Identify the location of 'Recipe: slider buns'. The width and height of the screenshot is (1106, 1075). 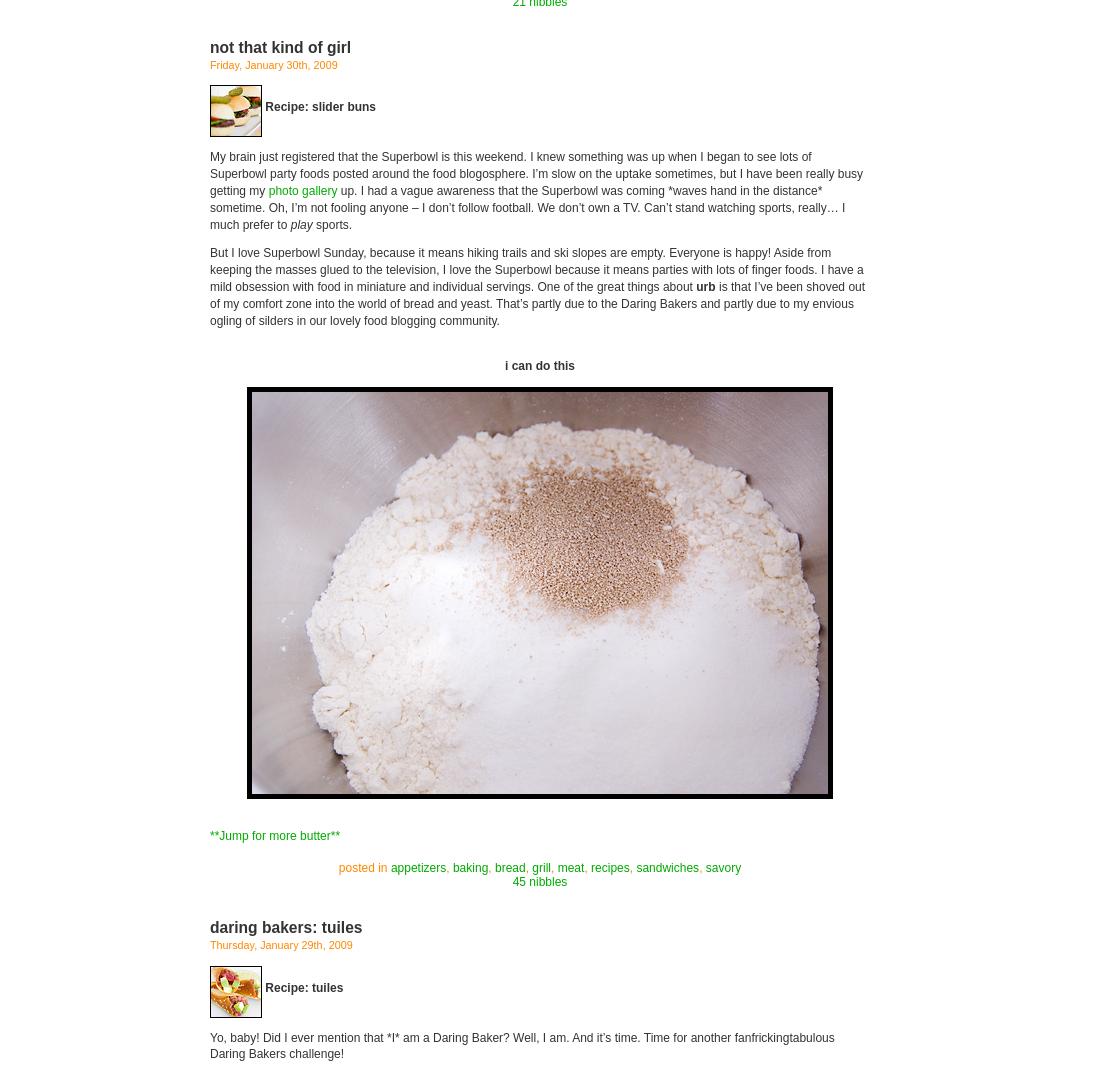
(264, 105).